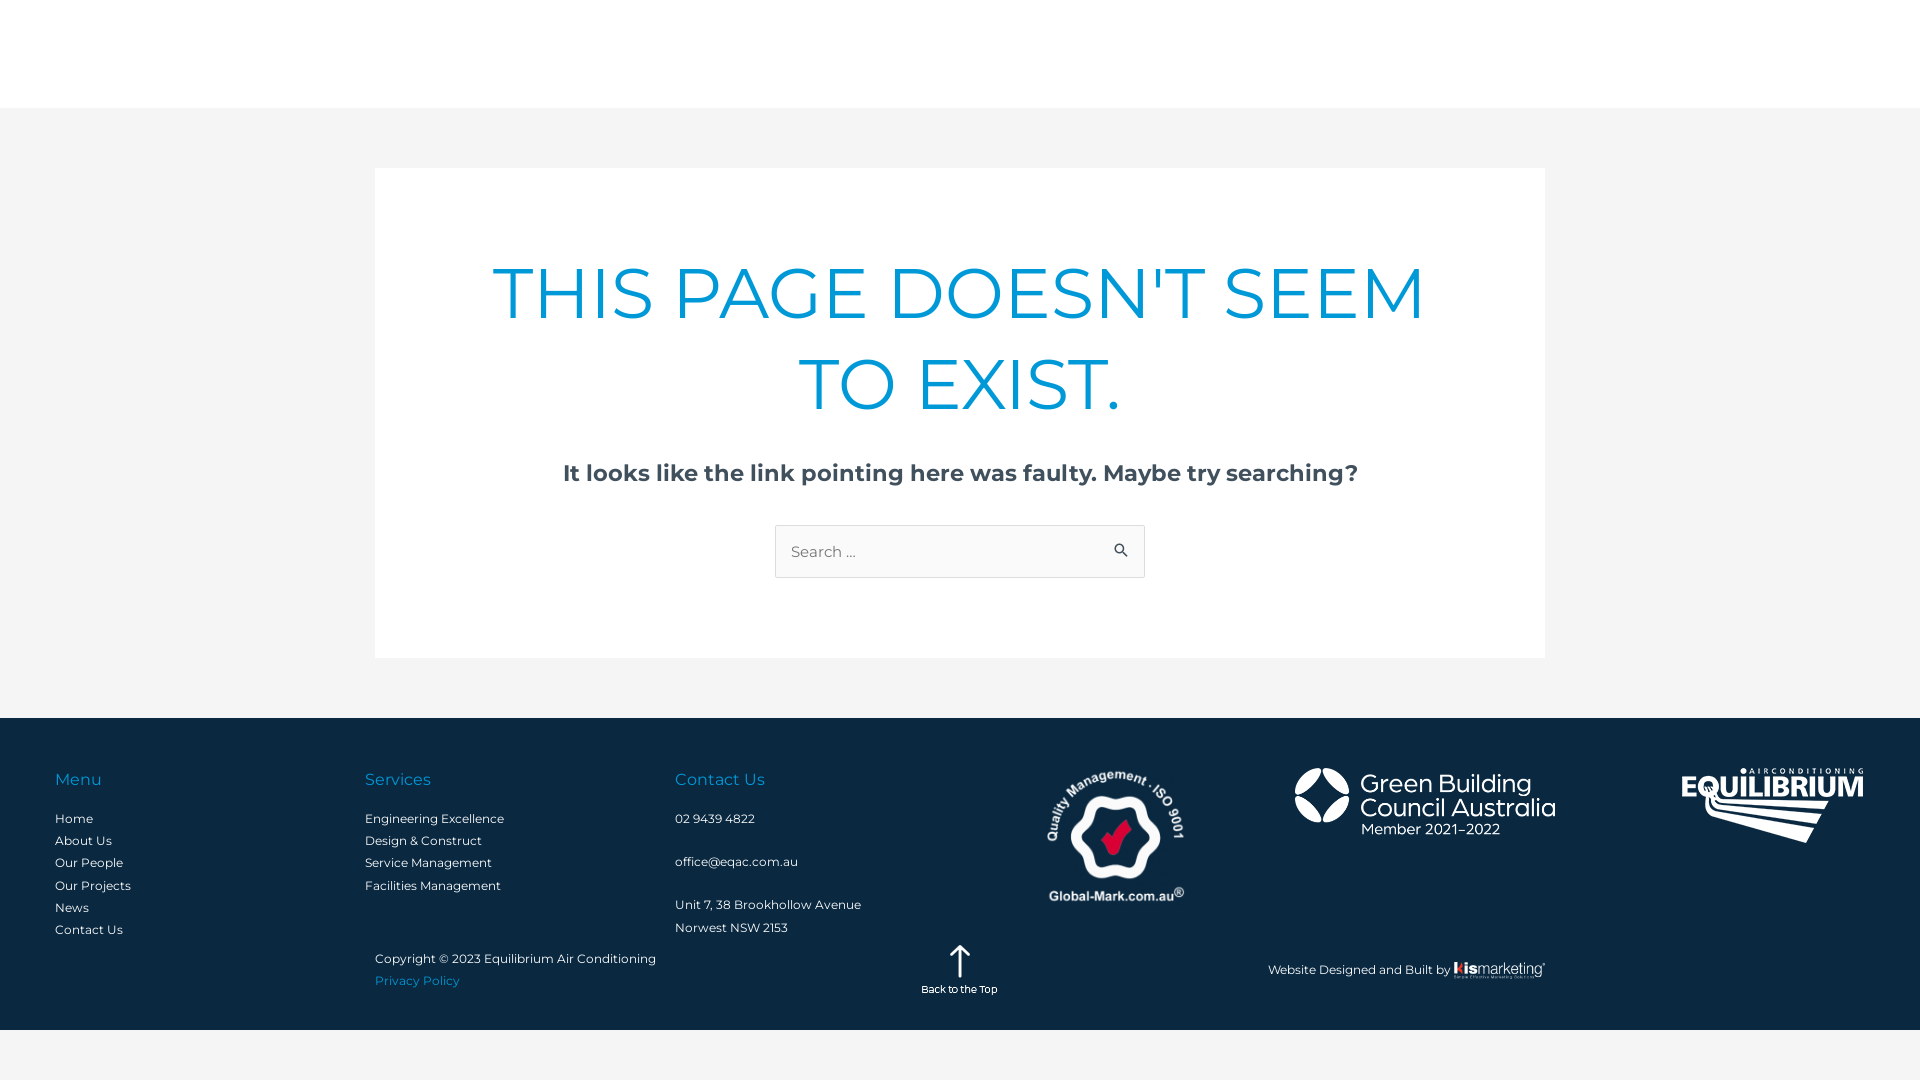 This screenshot has height=1080, width=1920. I want to click on 'News', so click(72, 907).